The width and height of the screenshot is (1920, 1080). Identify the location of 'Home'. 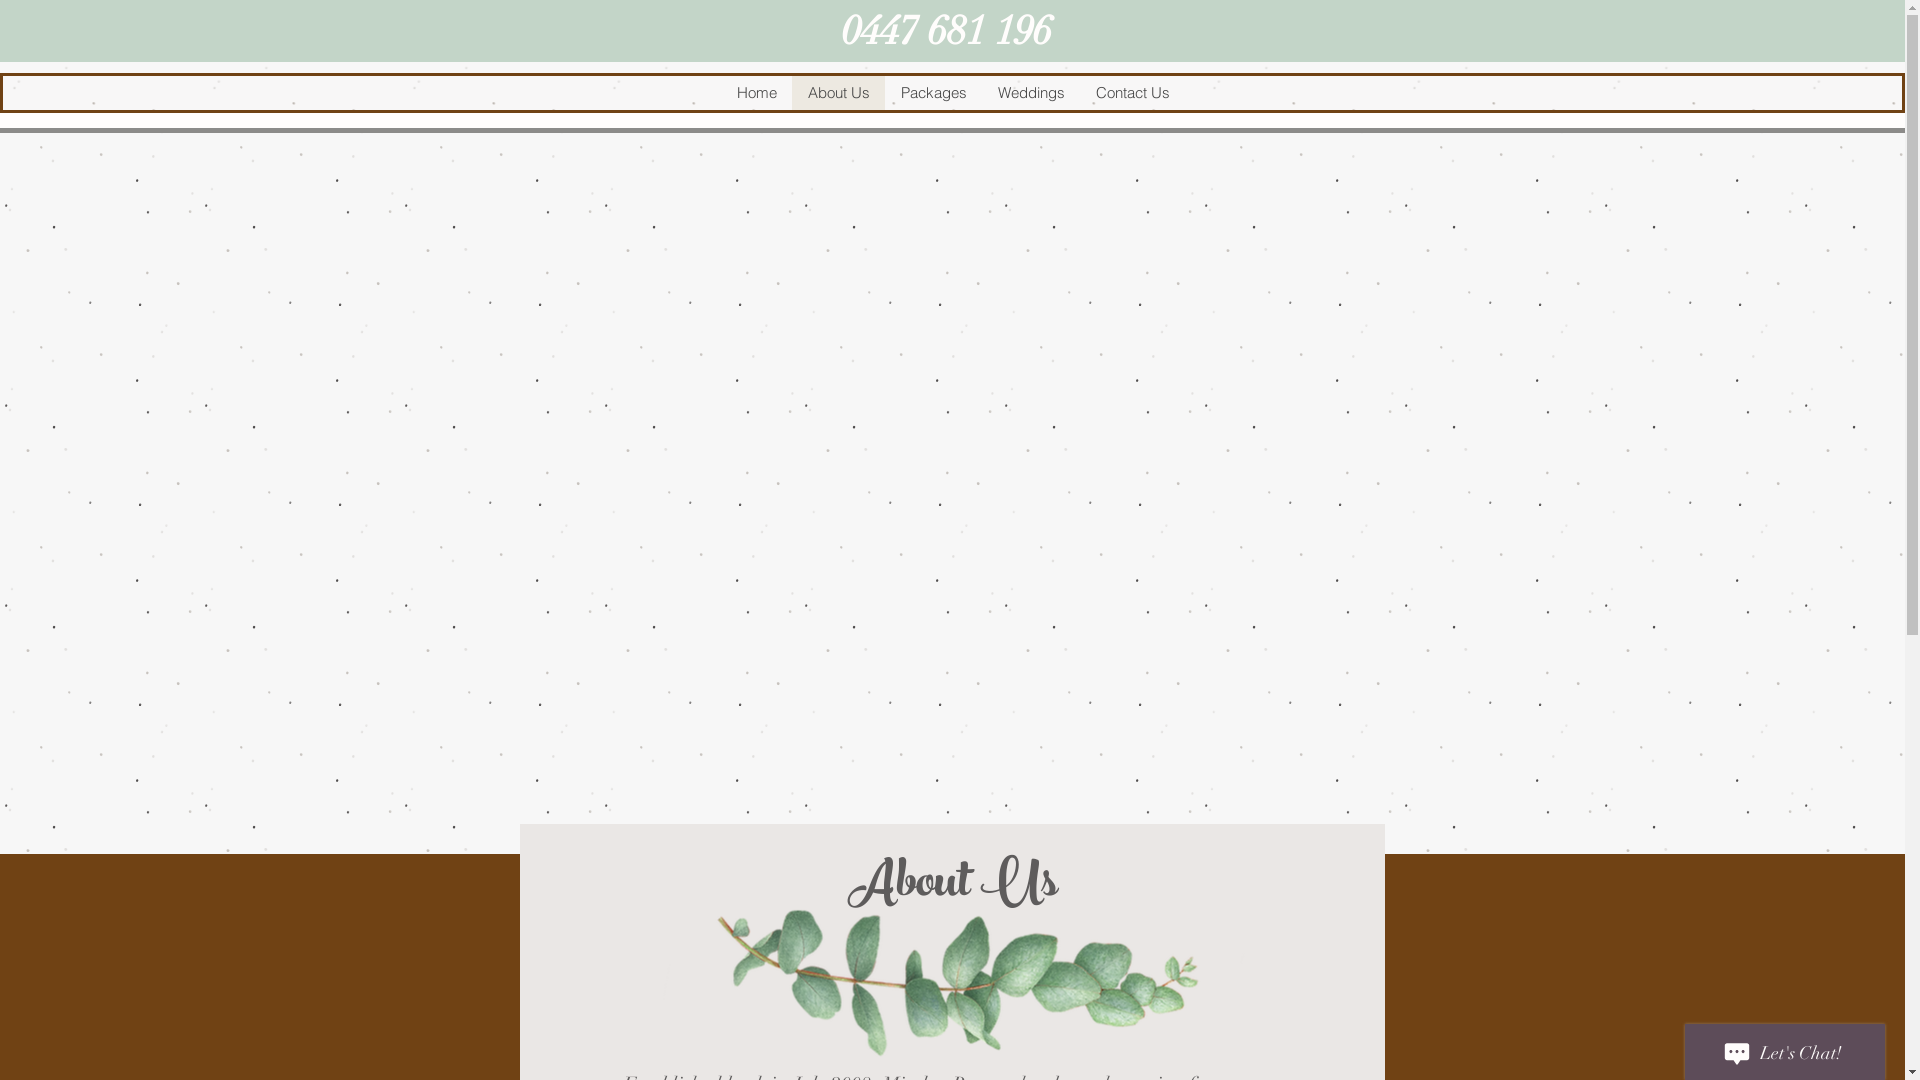
(754, 92).